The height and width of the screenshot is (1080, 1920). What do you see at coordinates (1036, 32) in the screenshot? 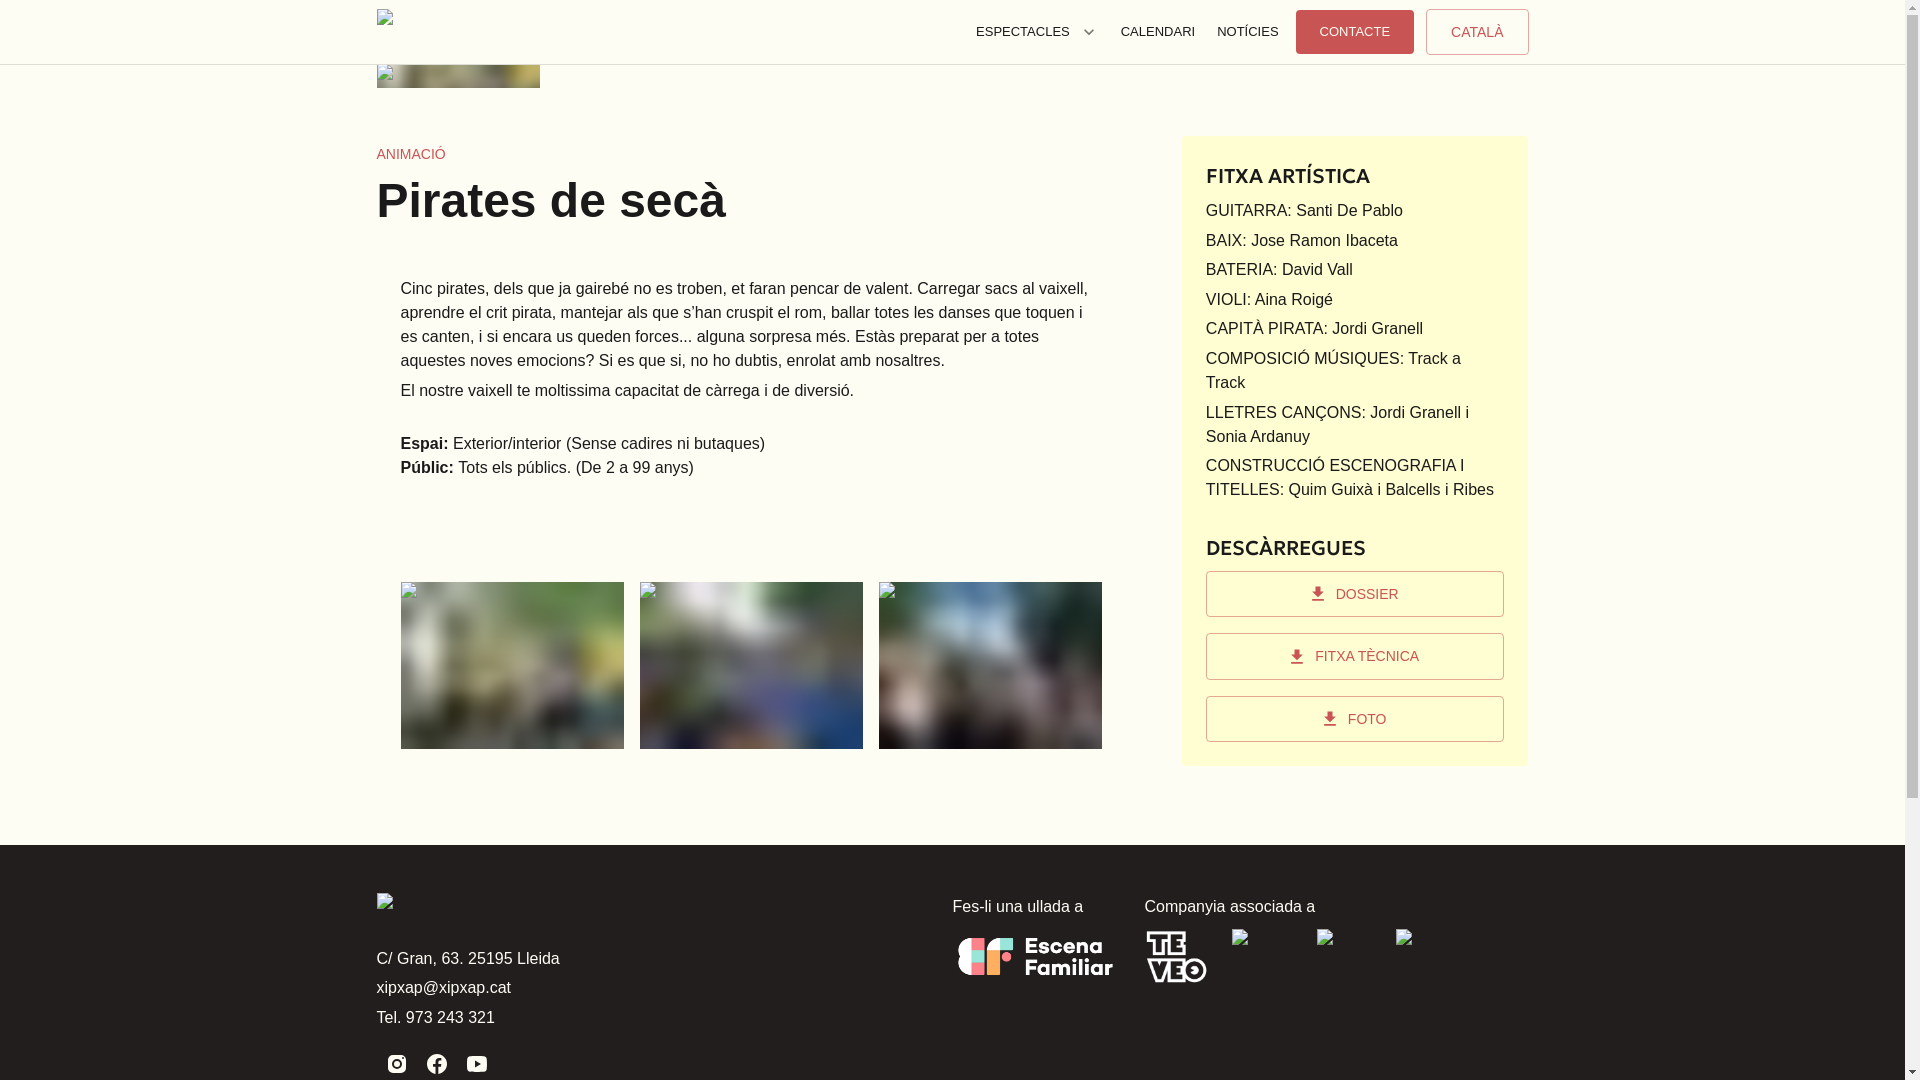
I see `'ESPECTACLES'` at bounding box center [1036, 32].